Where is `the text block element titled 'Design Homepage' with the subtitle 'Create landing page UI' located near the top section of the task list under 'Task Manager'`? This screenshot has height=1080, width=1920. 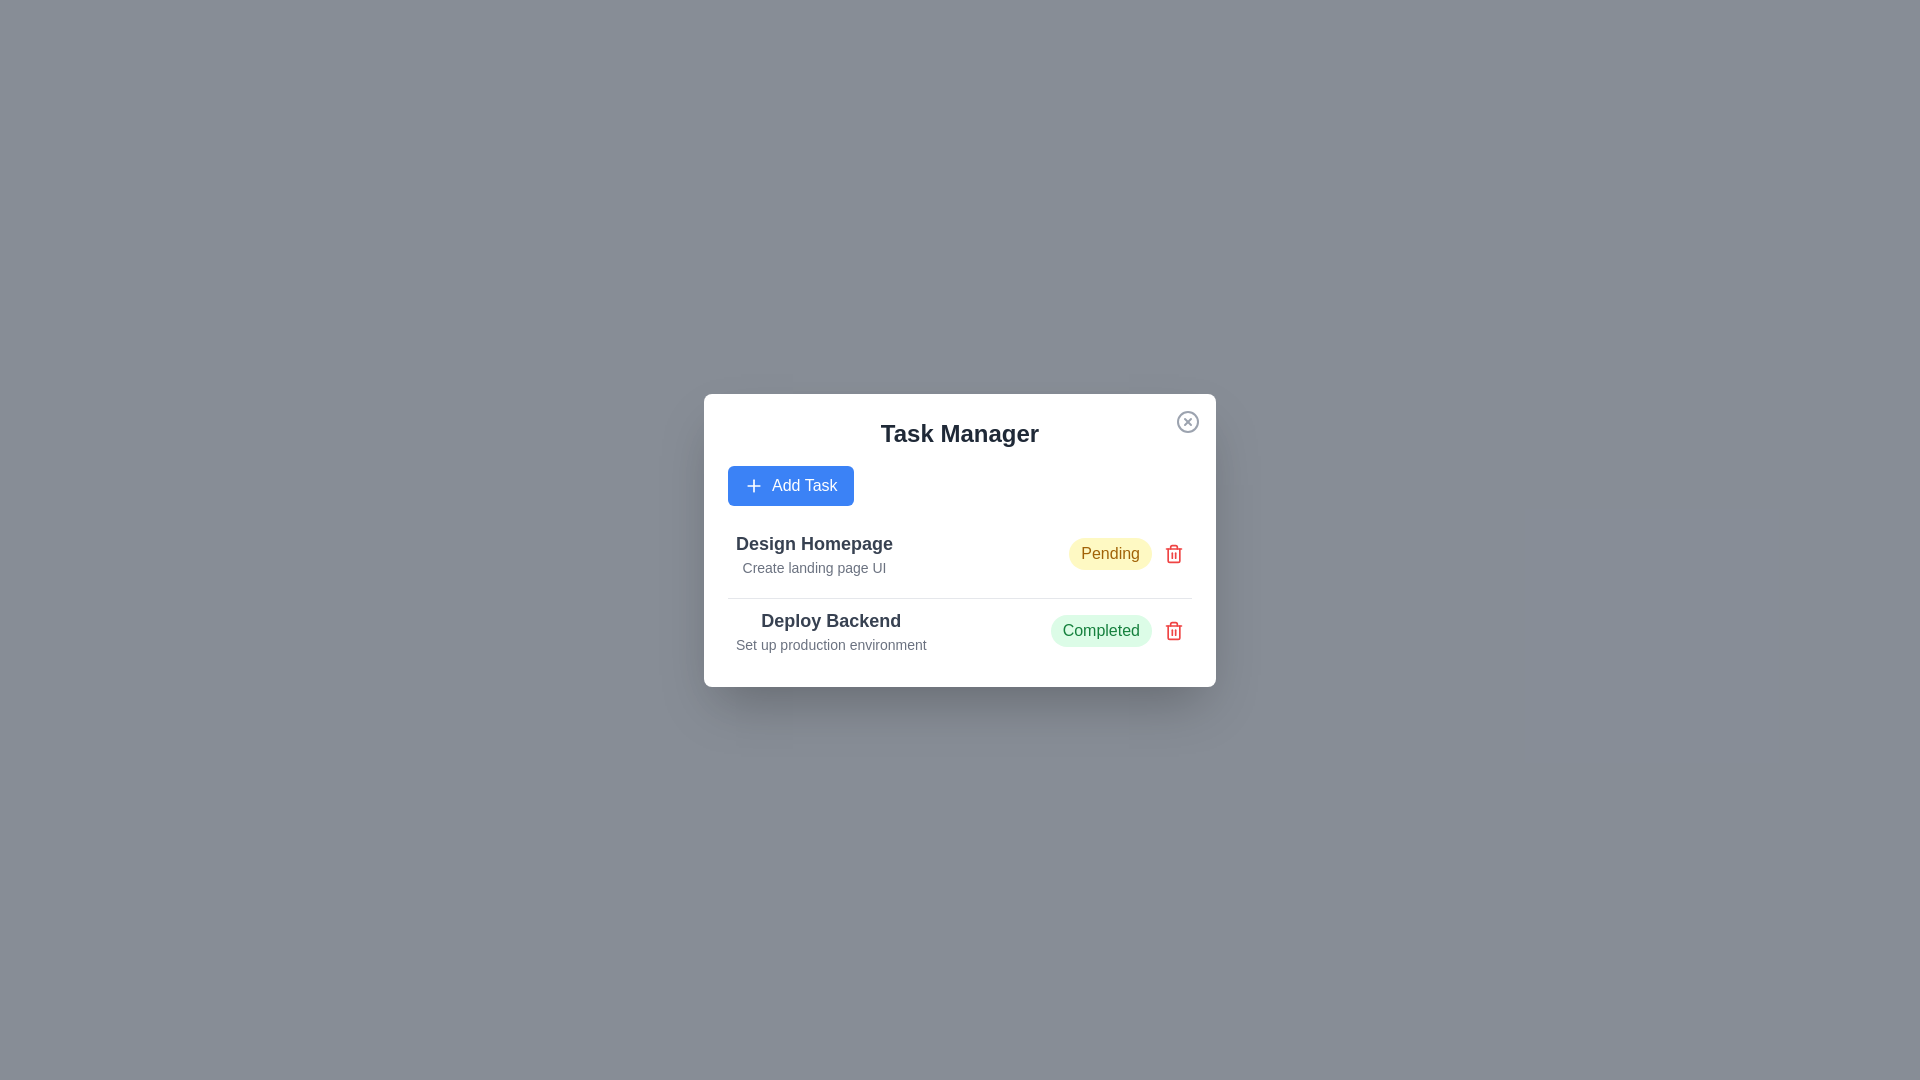
the text block element titled 'Design Homepage' with the subtitle 'Create landing page UI' located near the top section of the task list under 'Task Manager' is located at coordinates (814, 553).